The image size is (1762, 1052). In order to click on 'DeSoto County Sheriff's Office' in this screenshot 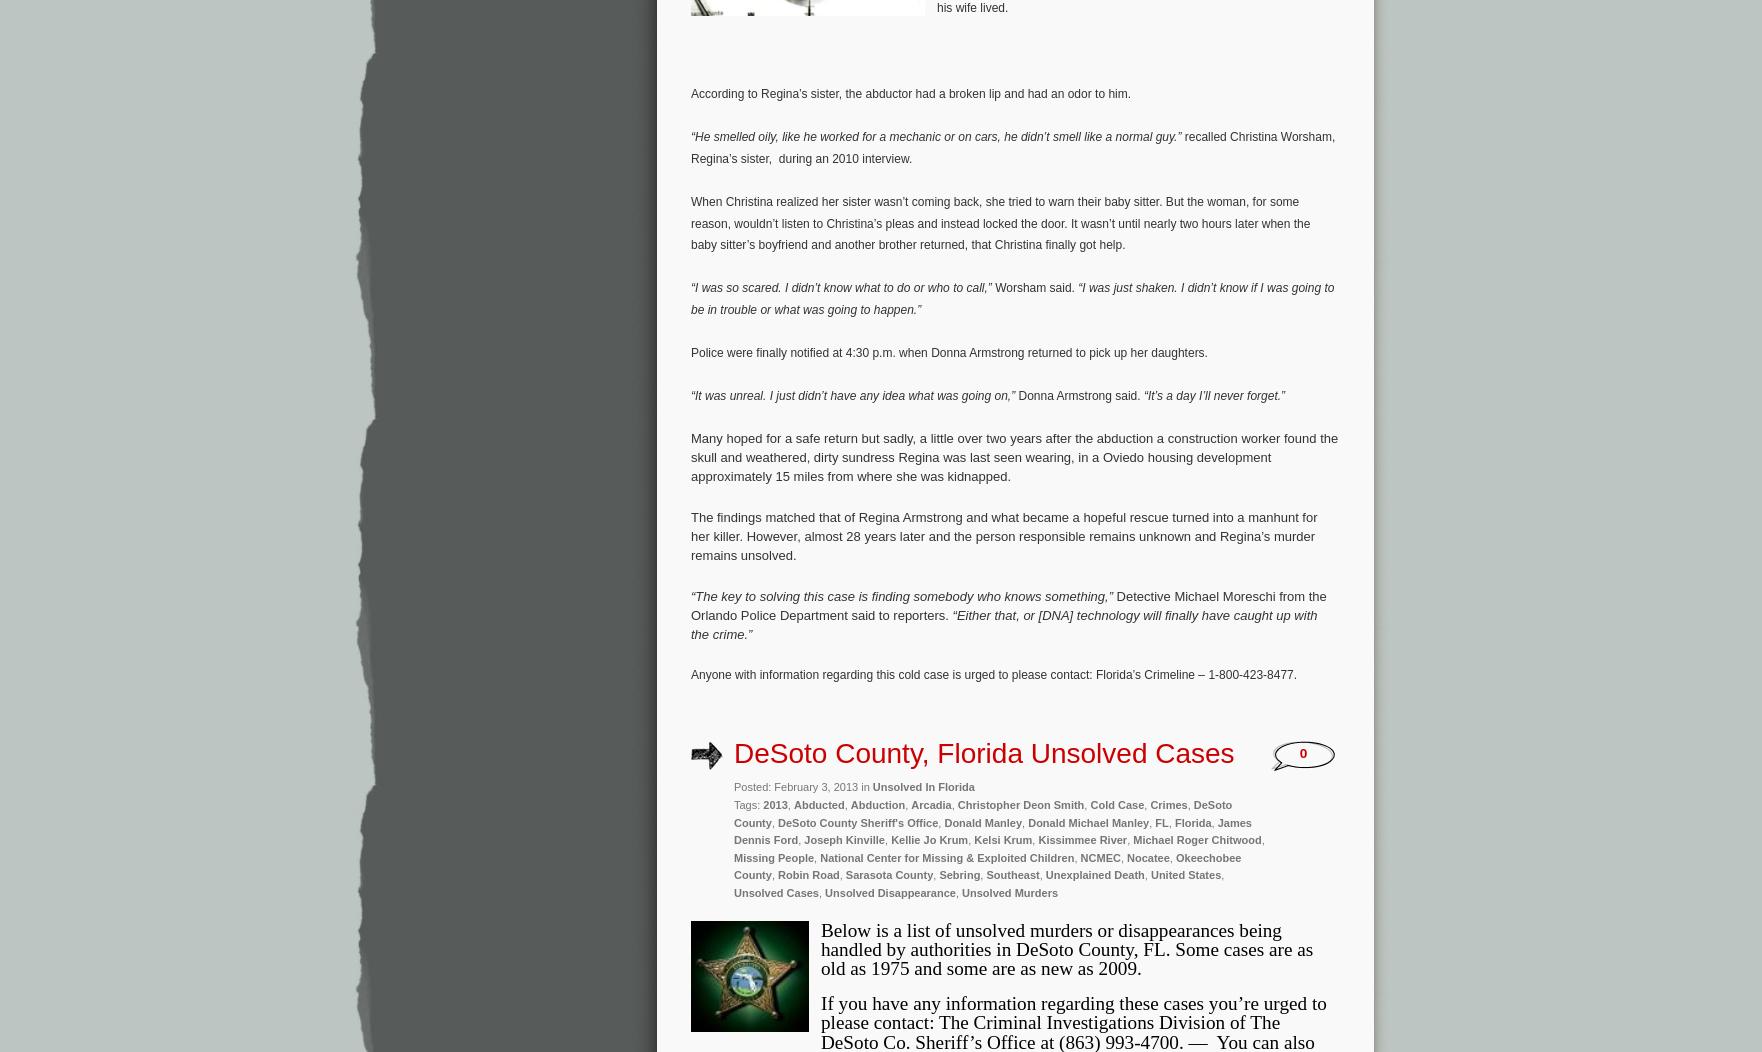, I will do `click(856, 822)`.